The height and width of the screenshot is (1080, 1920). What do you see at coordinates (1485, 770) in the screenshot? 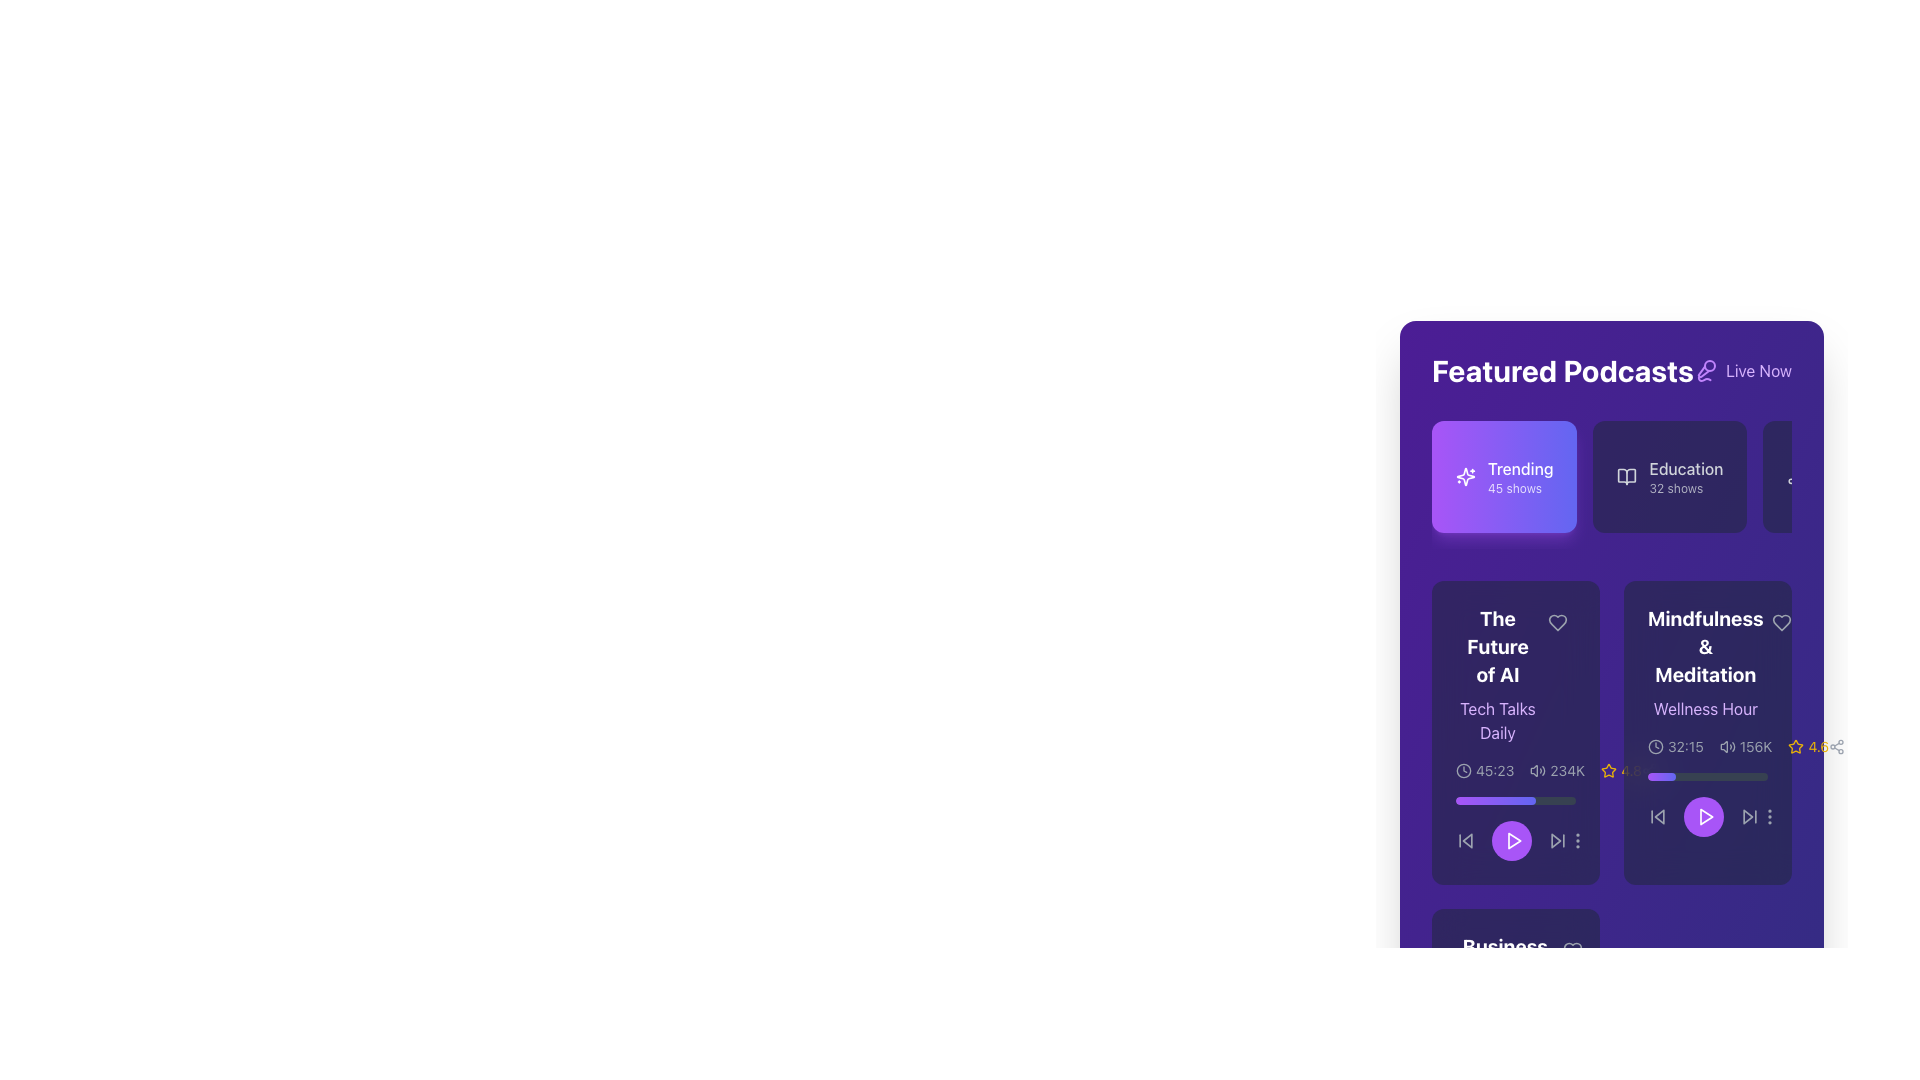
I see `displayed time of the podcast episode, which is shown in a Label next to a clock icon, located in the panel about 'The Future of AI' and positioned to the left of elements displaying '234K' and '4.8'` at bounding box center [1485, 770].